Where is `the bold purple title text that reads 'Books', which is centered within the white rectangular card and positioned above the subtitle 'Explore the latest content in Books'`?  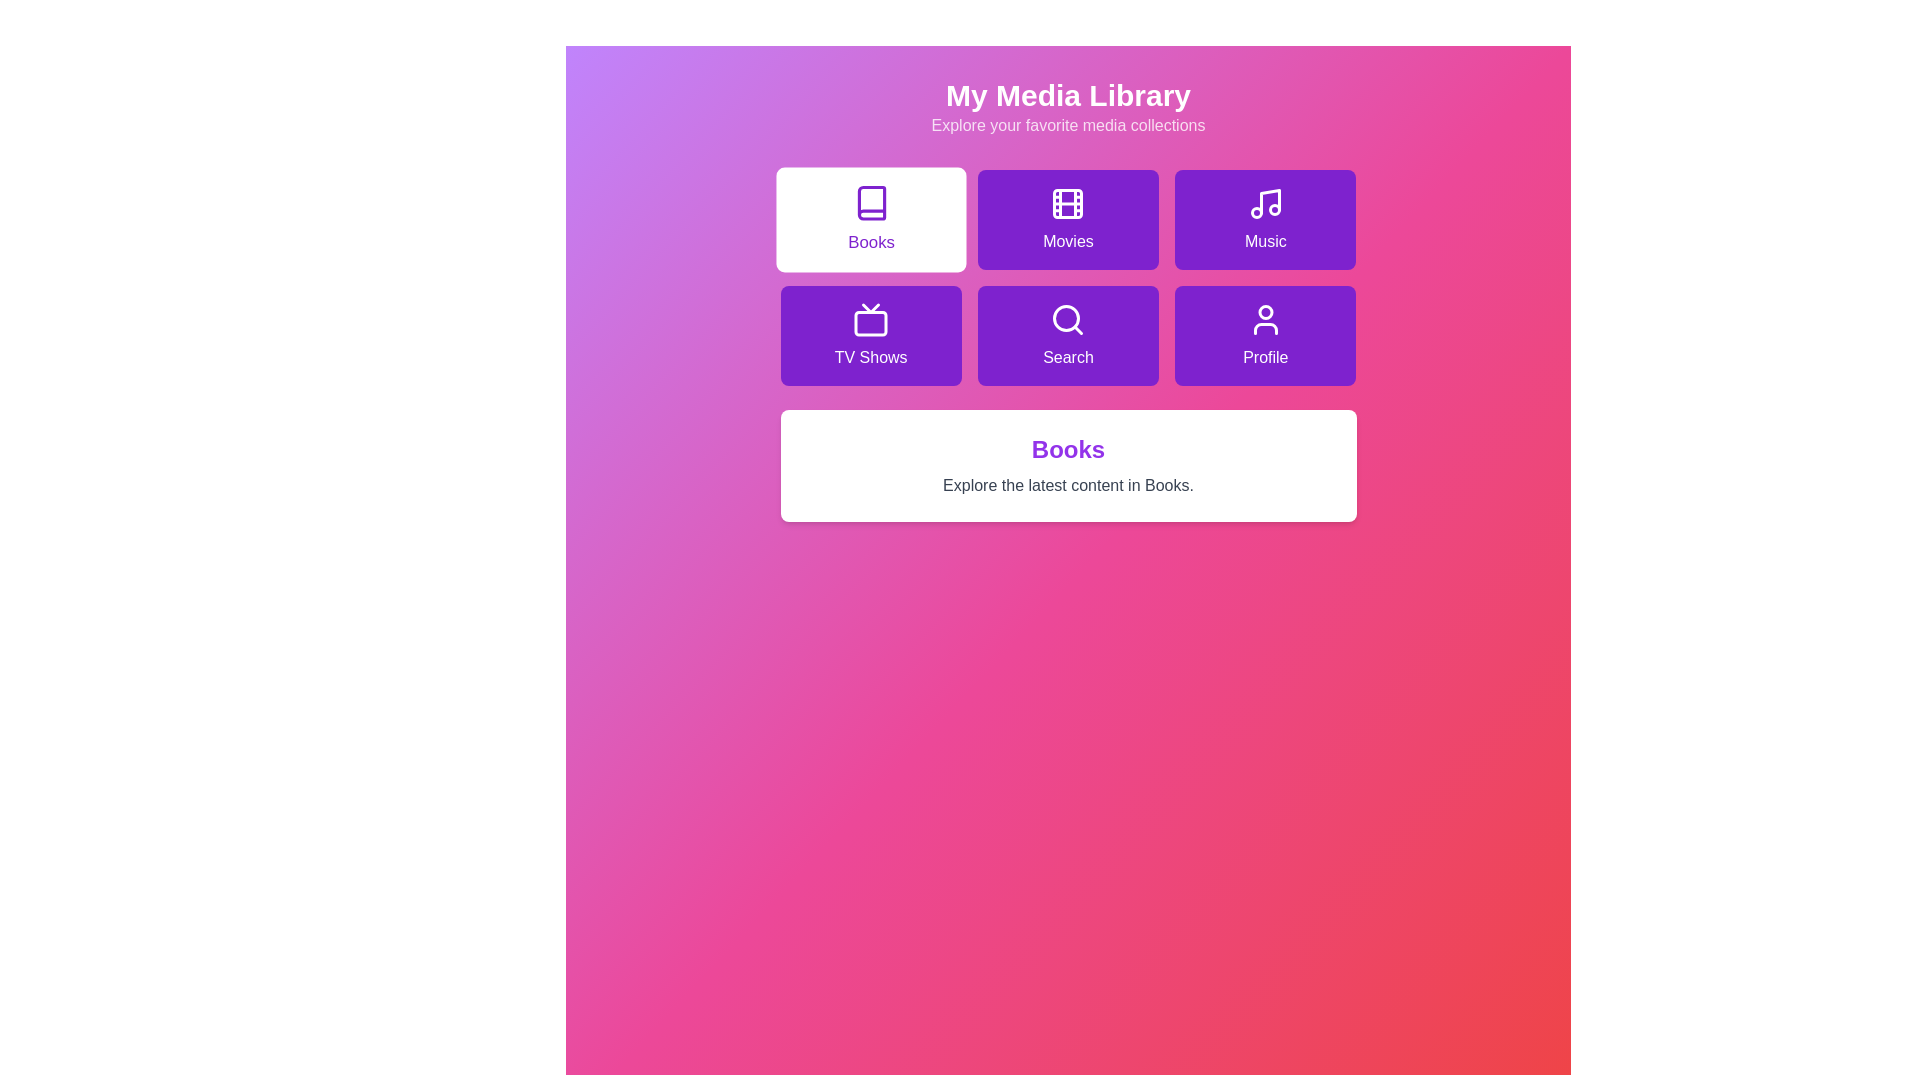 the bold purple title text that reads 'Books', which is centered within the white rectangular card and positioned above the subtitle 'Explore the latest content in Books' is located at coordinates (1067, 450).